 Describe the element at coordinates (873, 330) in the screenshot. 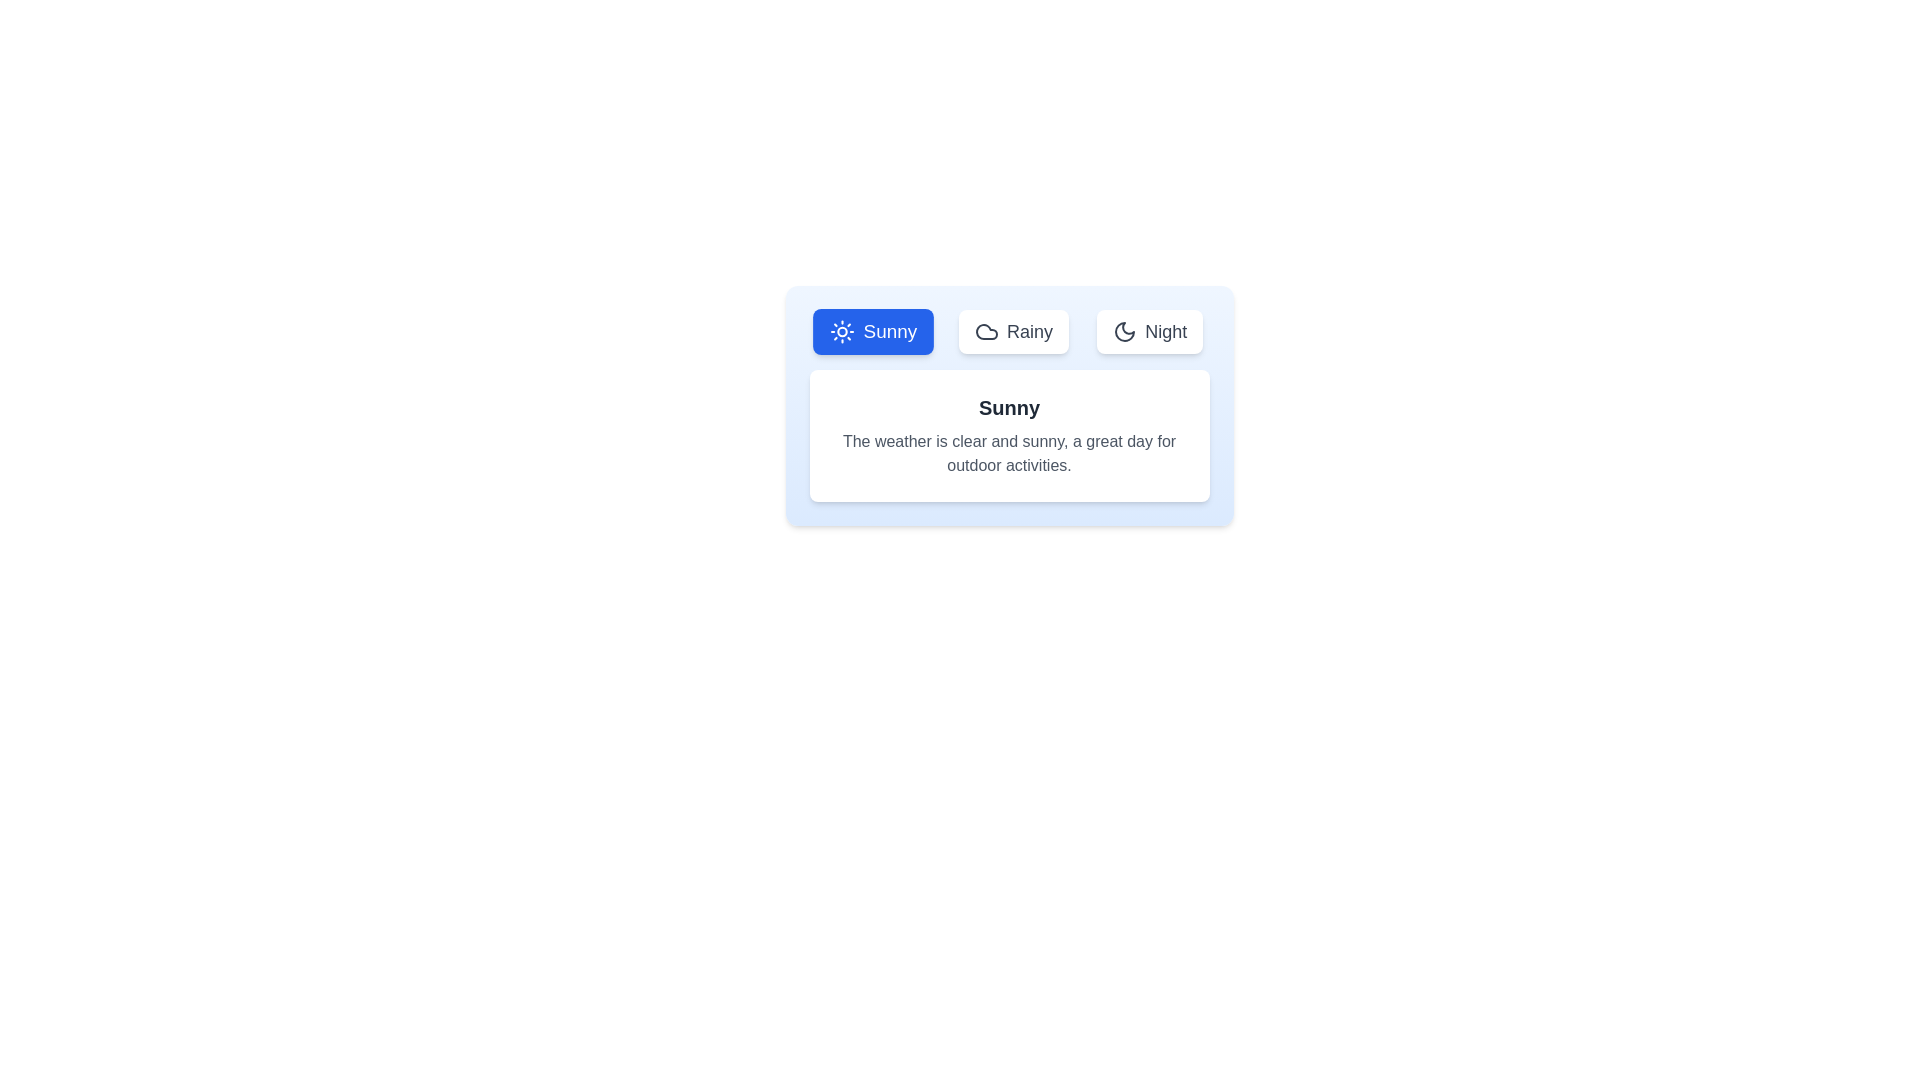

I see `the Sunny tab by clicking on its corresponding button` at that location.